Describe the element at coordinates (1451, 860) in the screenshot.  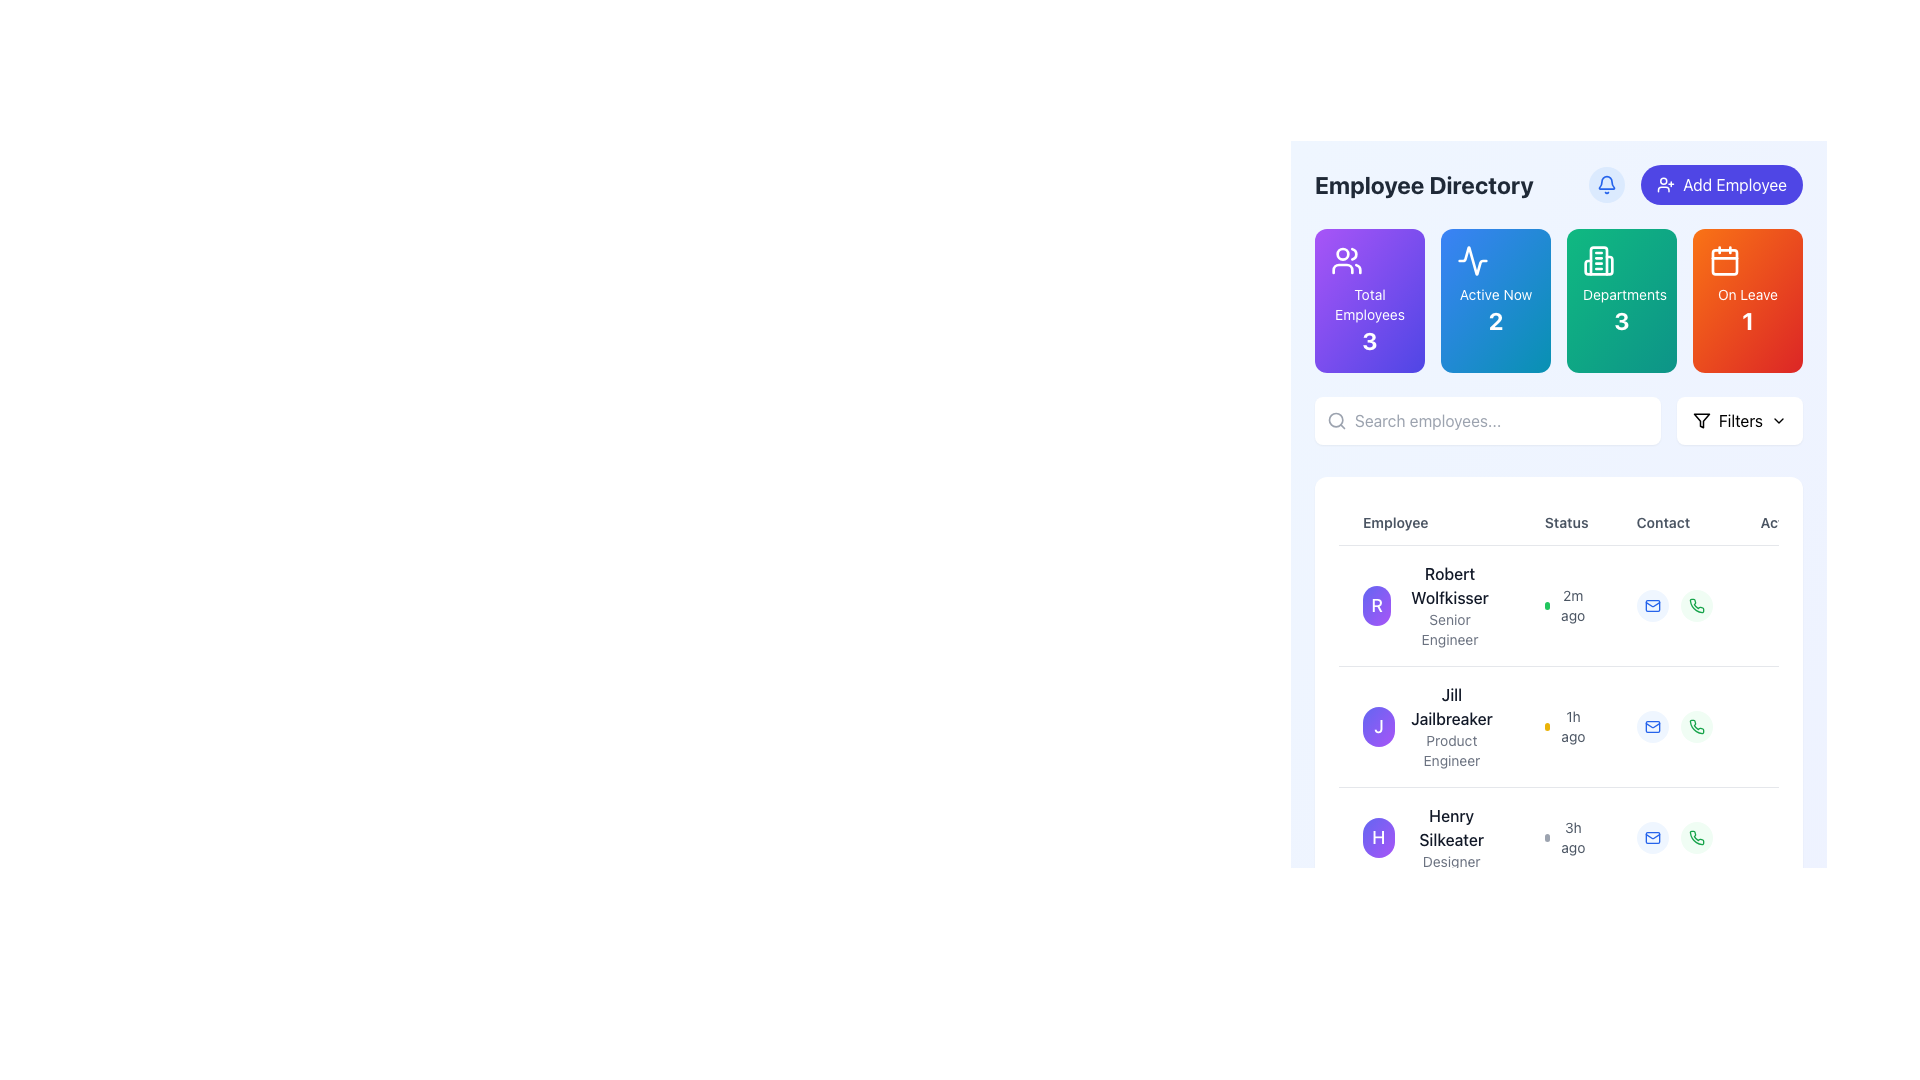
I see `the 'Designer' text label, which is styled in small, gray text and positioned below 'Henry Silkeater' in the employee information list` at that location.